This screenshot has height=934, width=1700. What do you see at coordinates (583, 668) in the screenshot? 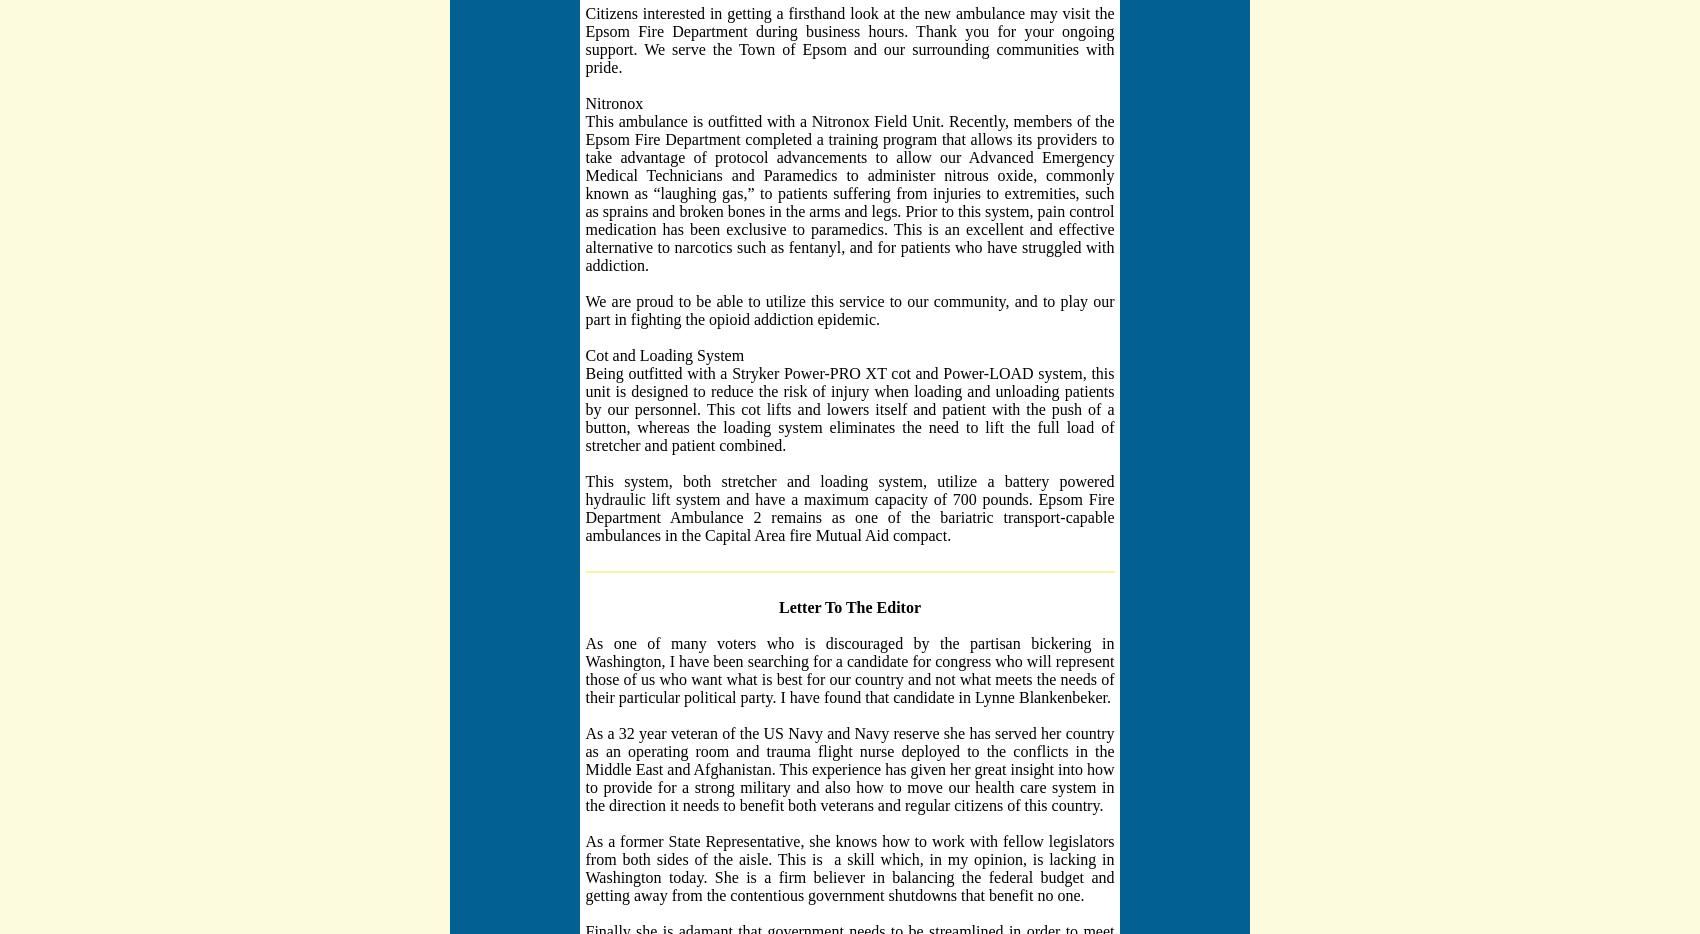
I see `'As one of many voters who
is discouraged by the partisan bickering in Washington, I have been
searching for a candidate for congress who will represent those of
us who want what is best for our country and not what meets the
needs of their particular political party. I have found that
candidate in Lynne Blankenbeker.'` at bounding box center [583, 668].